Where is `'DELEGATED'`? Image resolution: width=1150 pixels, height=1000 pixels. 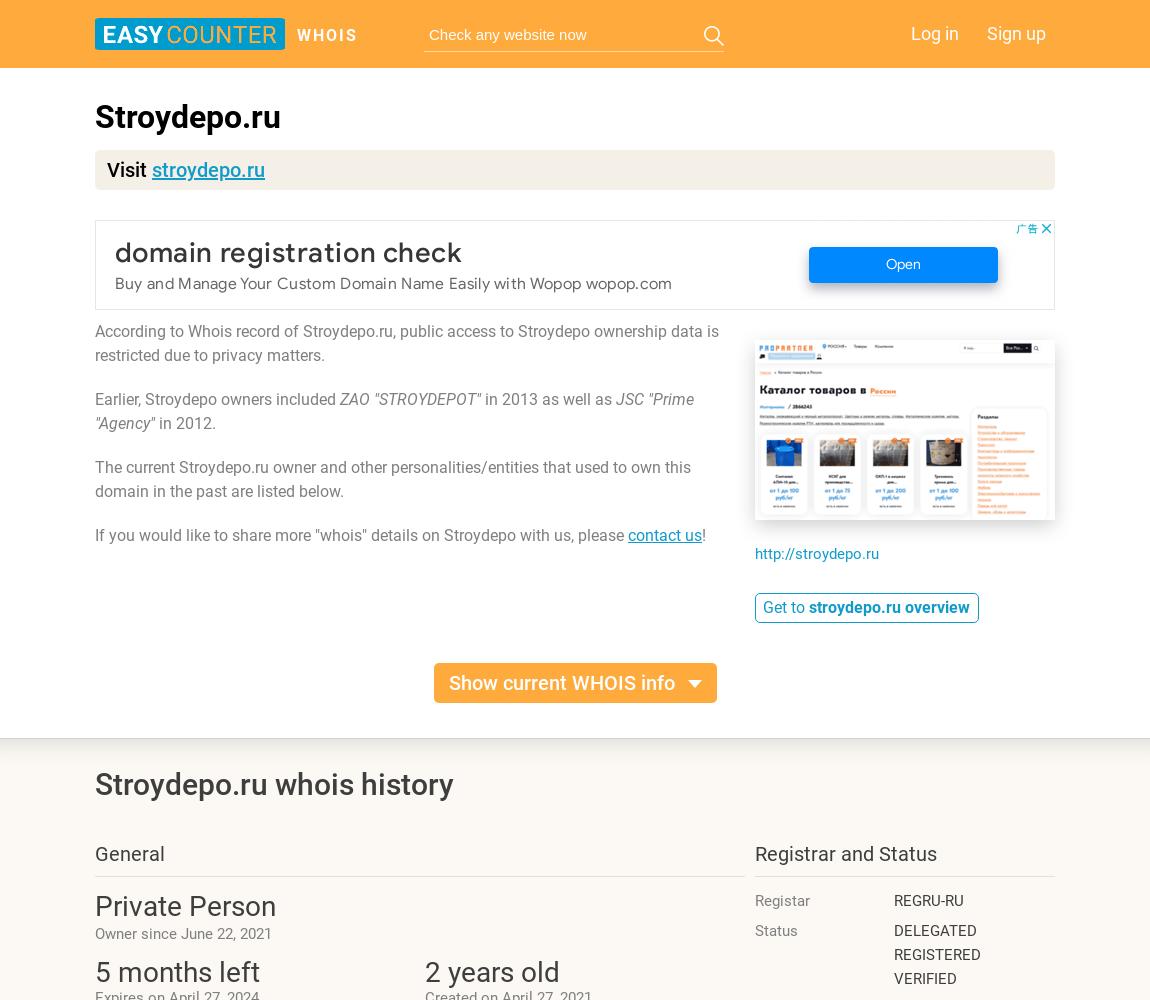 'DELEGATED' is located at coordinates (934, 931).